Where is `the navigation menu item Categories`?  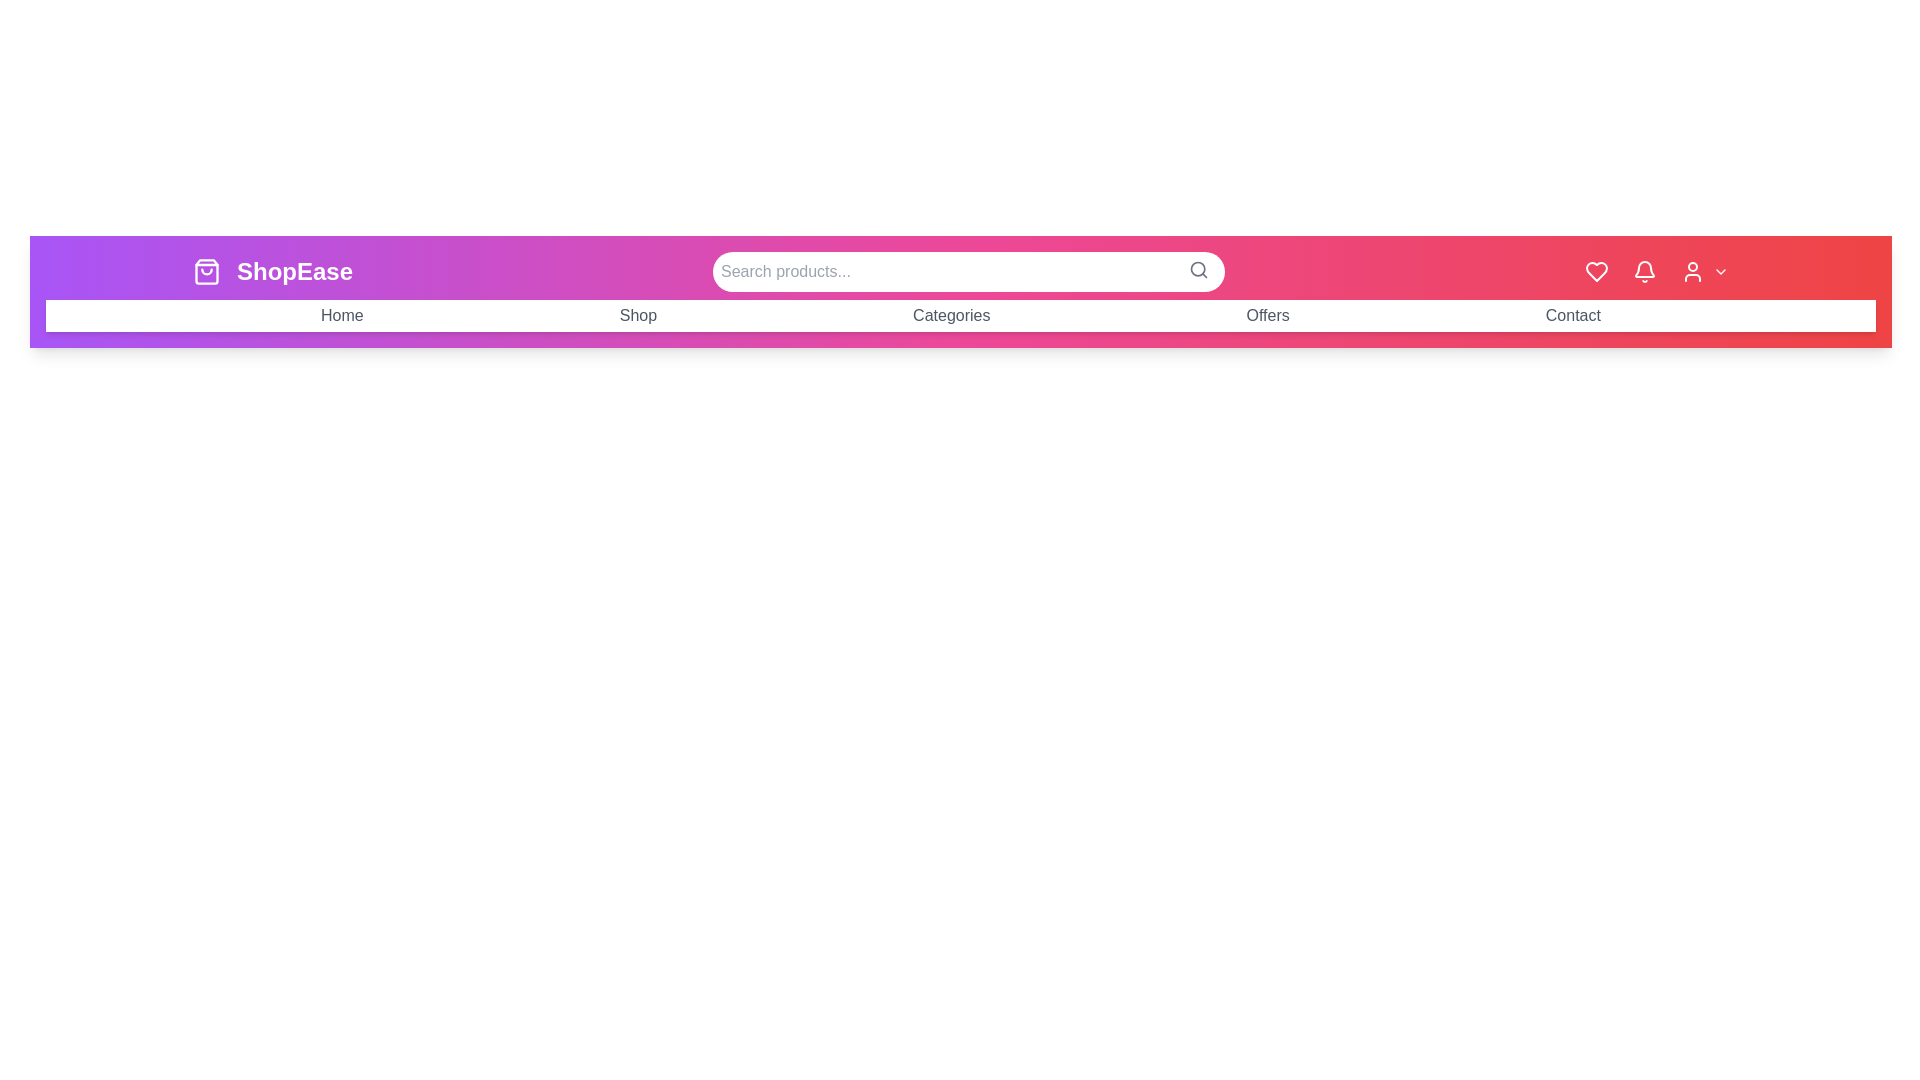
the navigation menu item Categories is located at coordinates (949, 315).